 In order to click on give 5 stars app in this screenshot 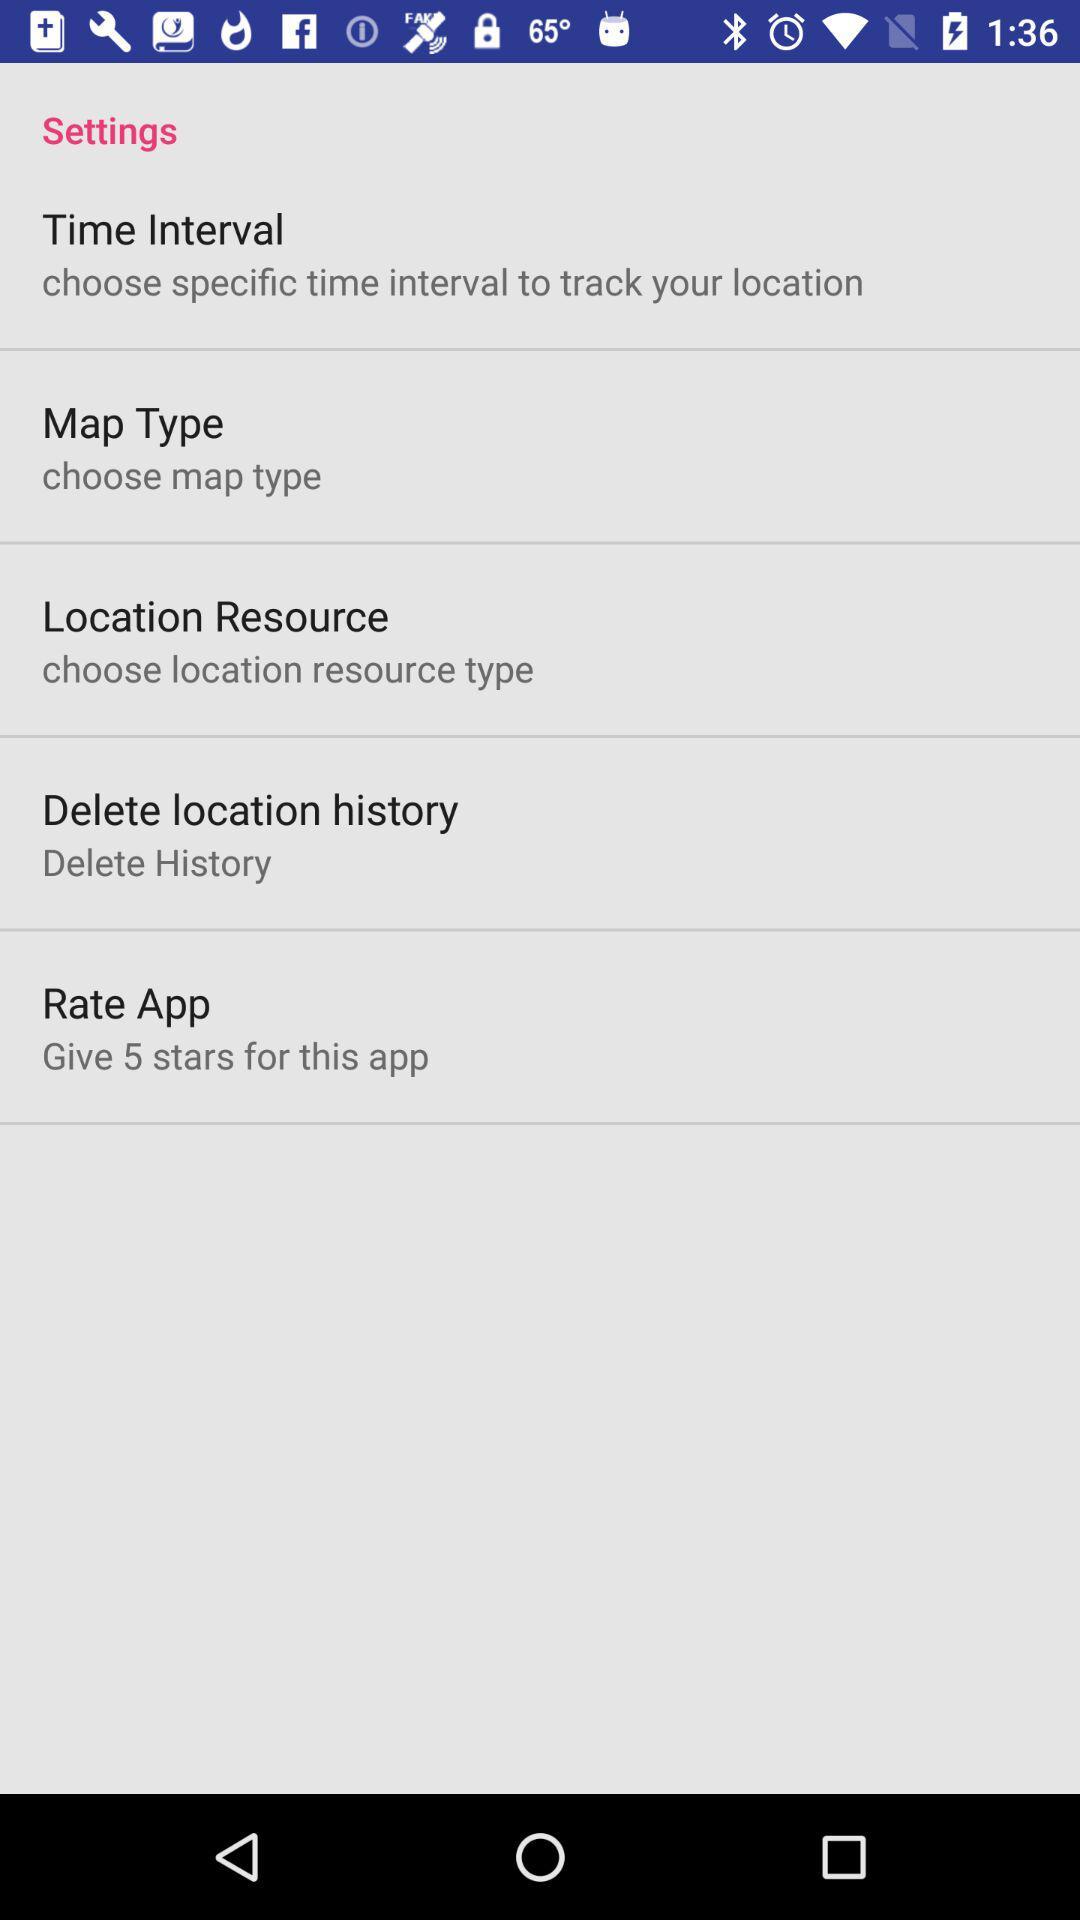, I will do `click(234, 1054)`.